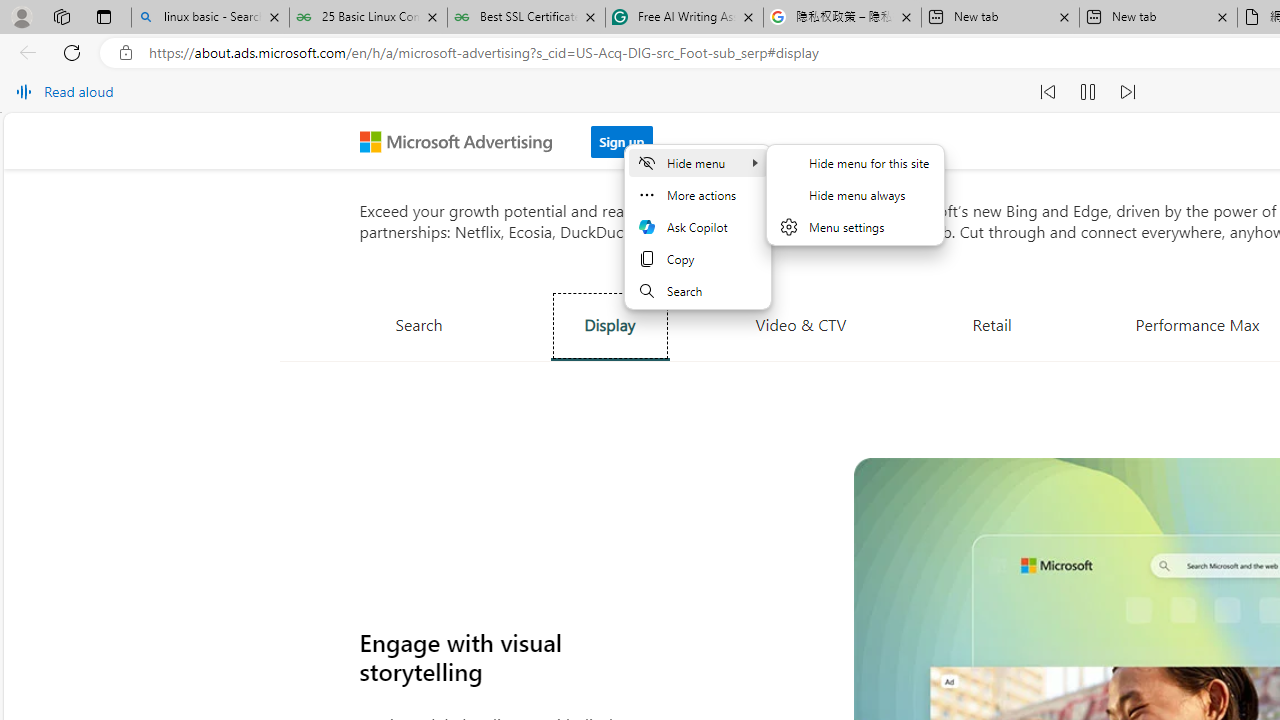  What do you see at coordinates (608, 324) in the screenshot?
I see `'Display'` at bounding box center [608, 324].